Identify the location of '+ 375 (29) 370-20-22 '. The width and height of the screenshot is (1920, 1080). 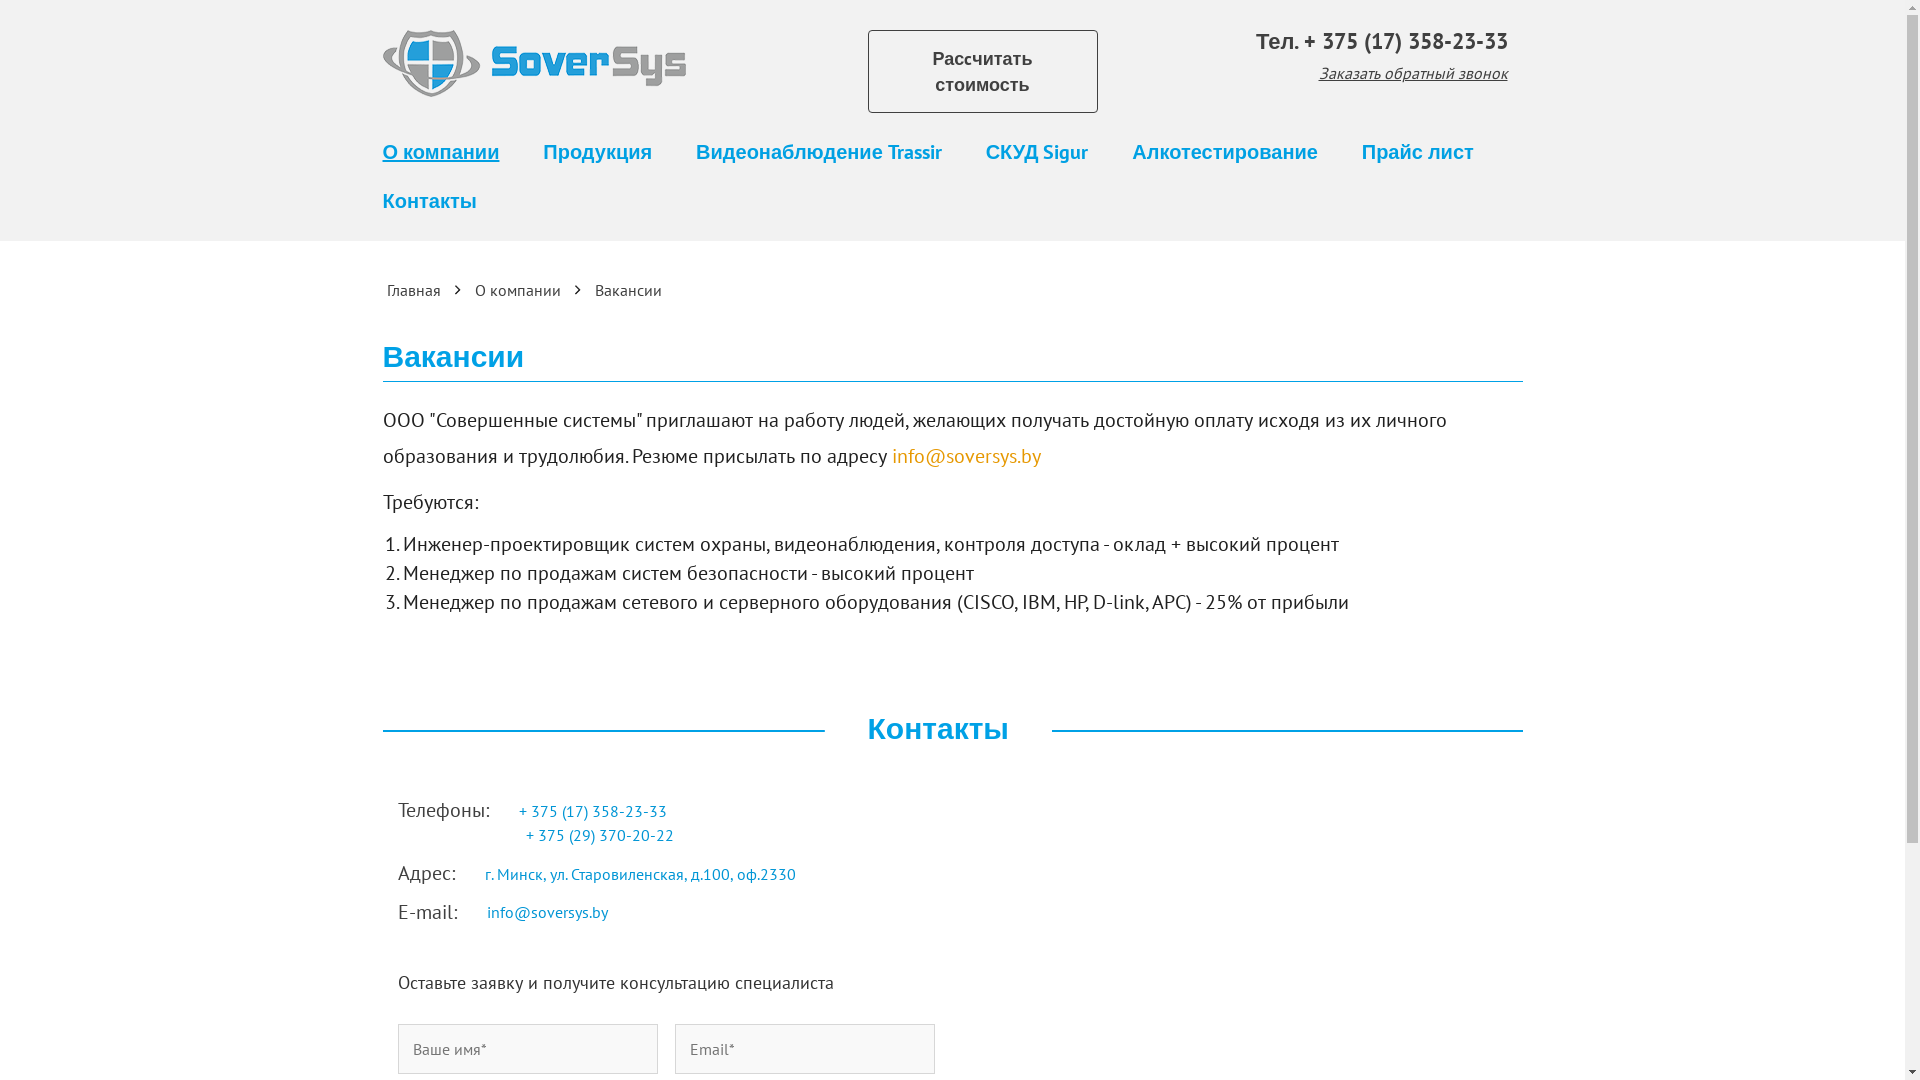
(526, 834).